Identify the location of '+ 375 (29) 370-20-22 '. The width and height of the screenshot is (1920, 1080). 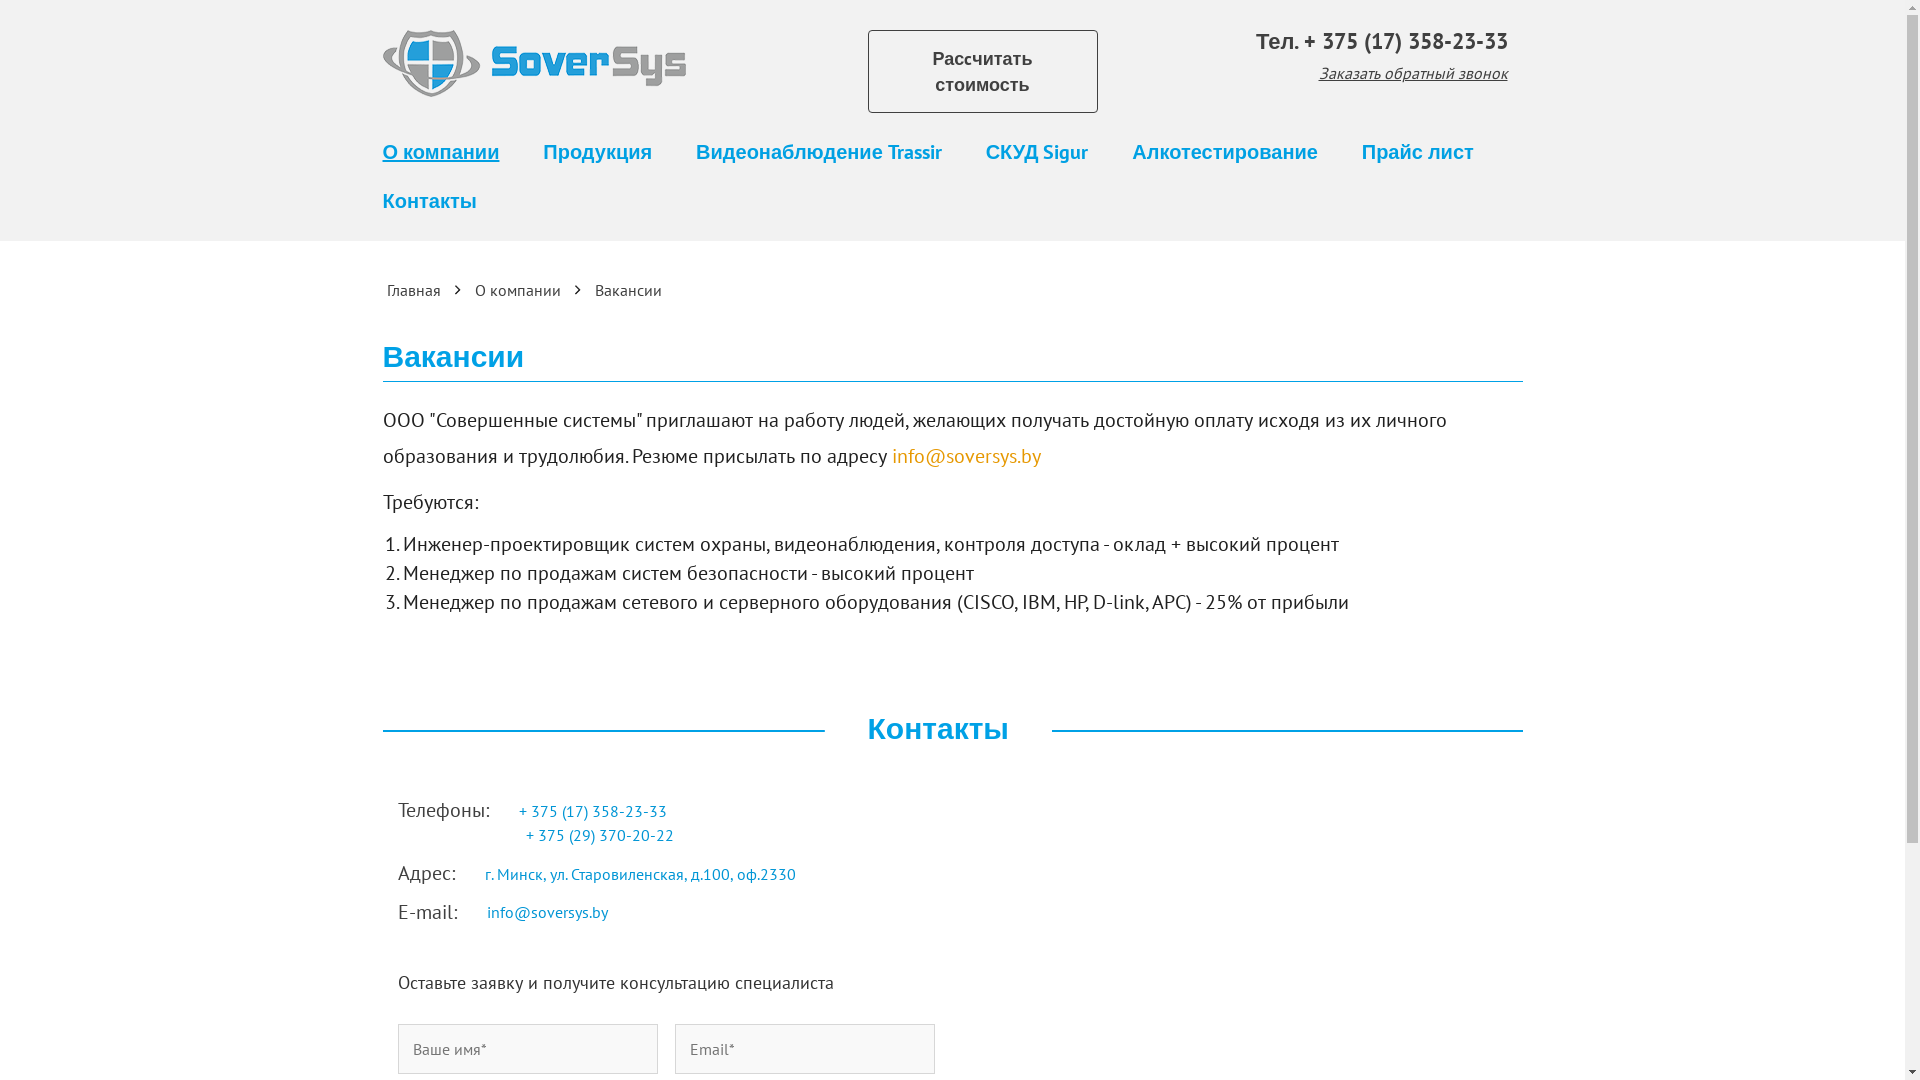
(526, 834).